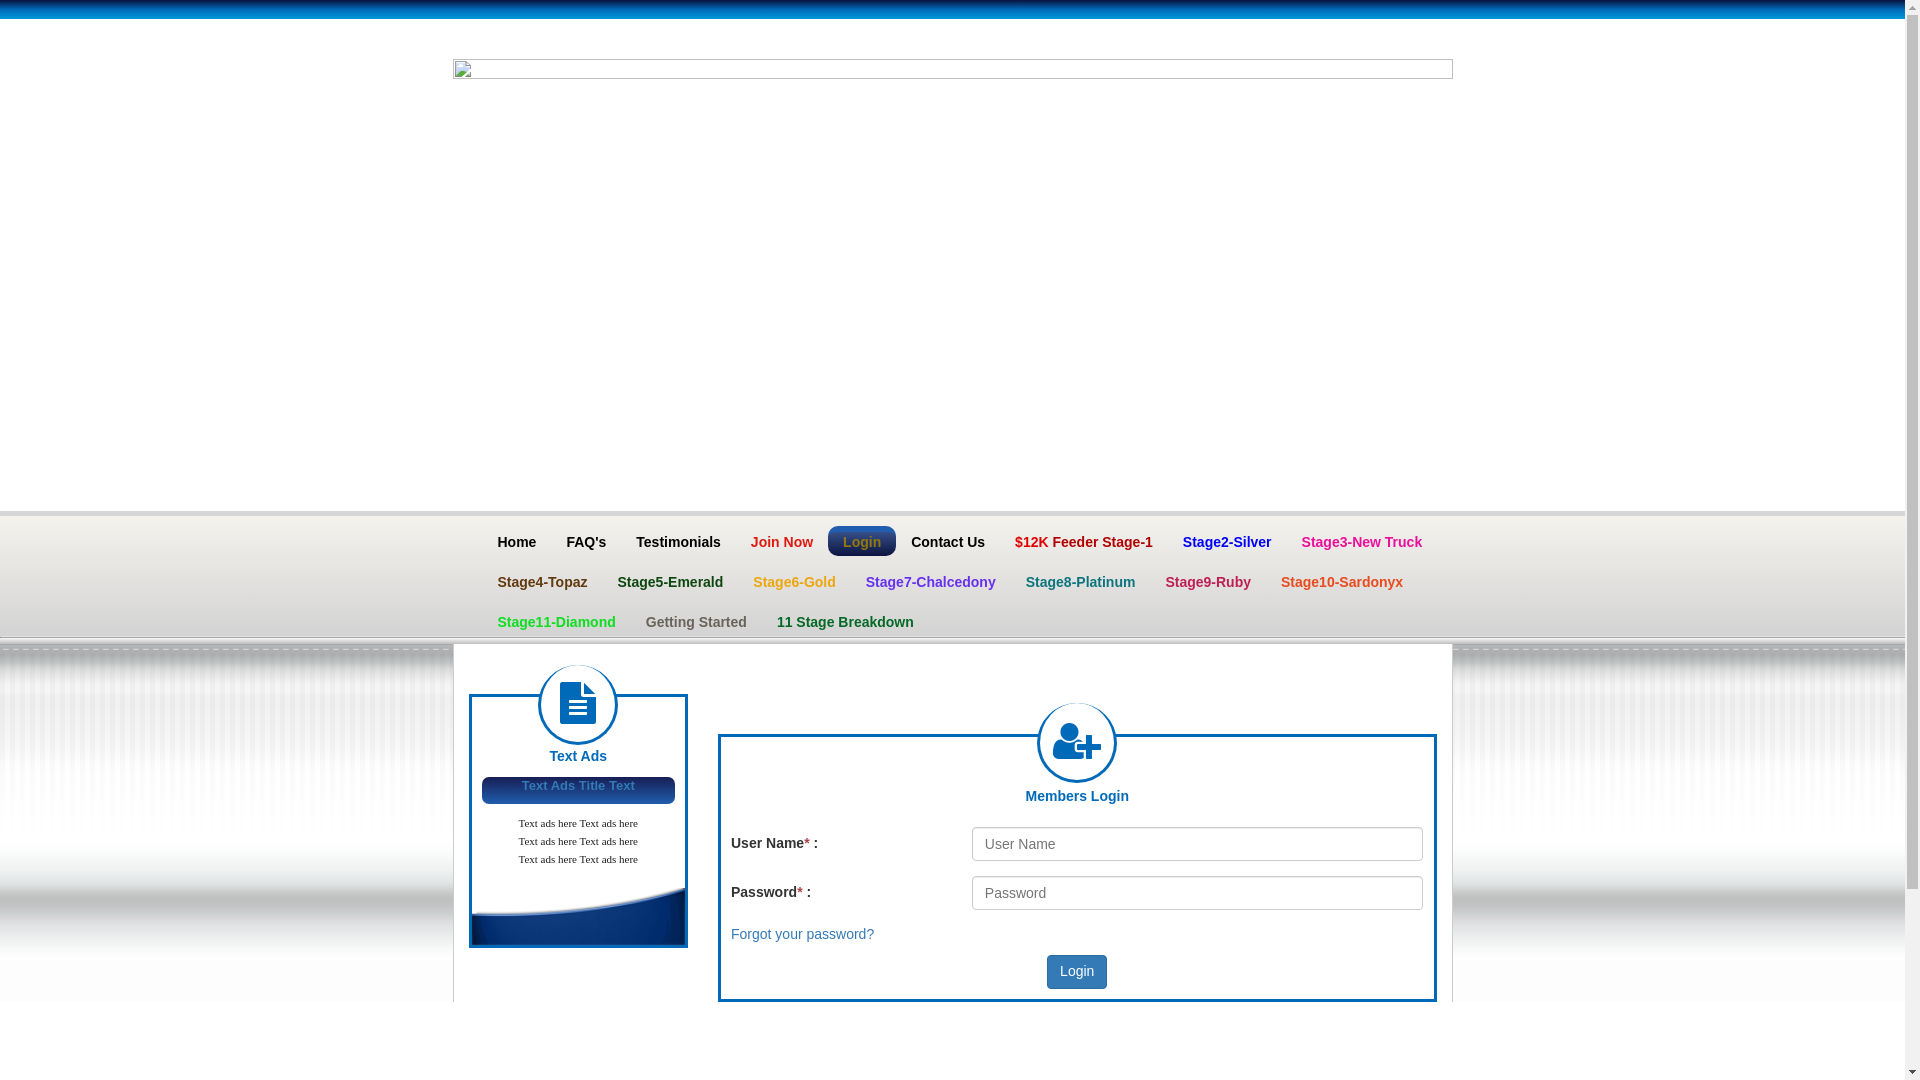  What do you see at coordinates (1083, 540) in the screenshot?
I see `'$12K Feeder Stage-1'` at bounding box center [1083, 540].